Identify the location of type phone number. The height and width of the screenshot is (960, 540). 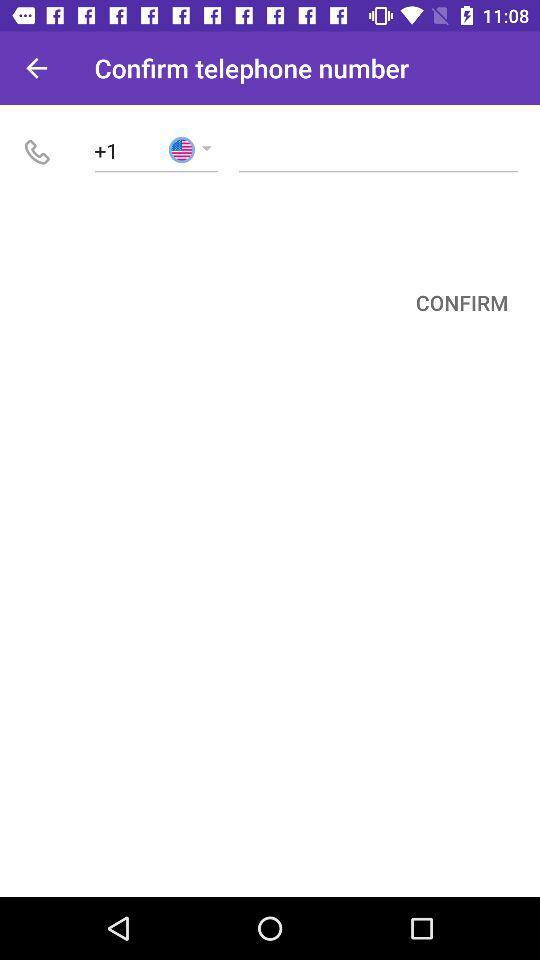
(378, 149).